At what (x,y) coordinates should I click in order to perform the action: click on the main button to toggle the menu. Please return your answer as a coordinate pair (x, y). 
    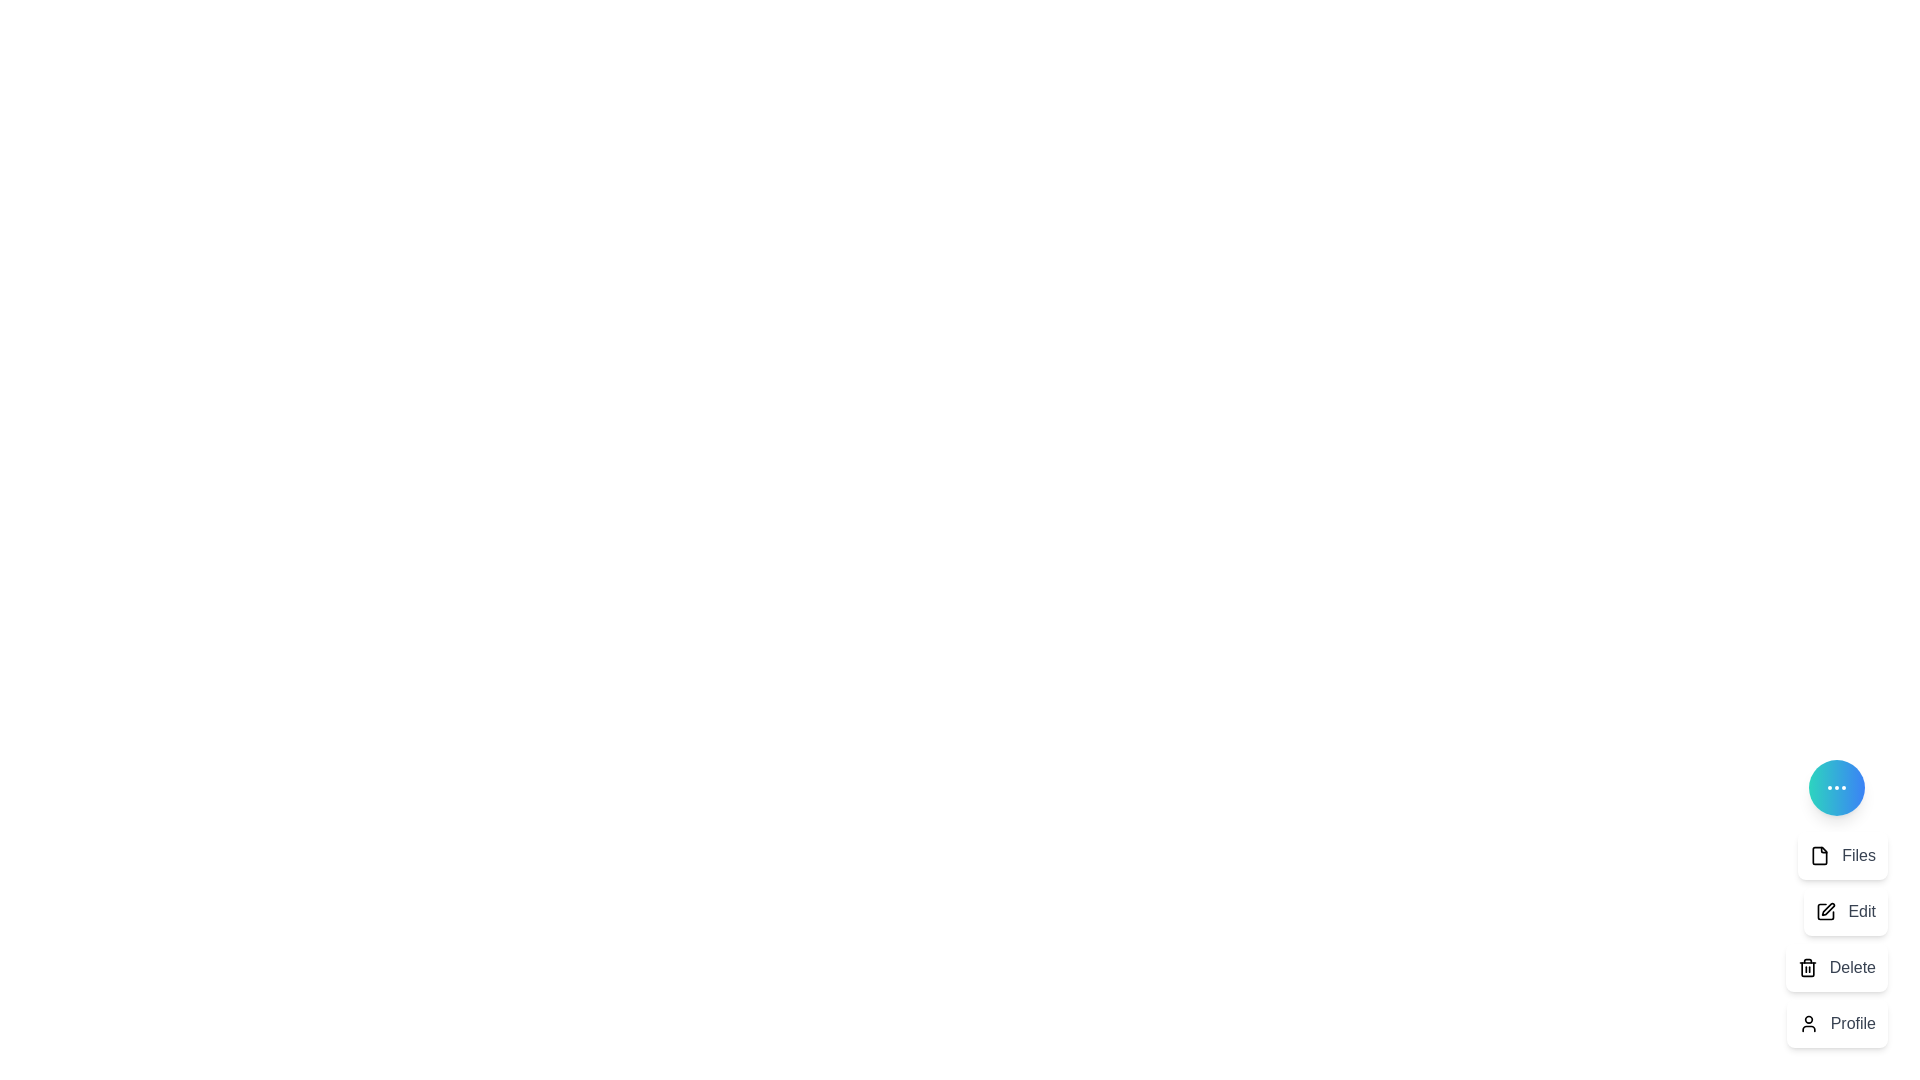
    Looking at the image, I should click on (1836, 786).